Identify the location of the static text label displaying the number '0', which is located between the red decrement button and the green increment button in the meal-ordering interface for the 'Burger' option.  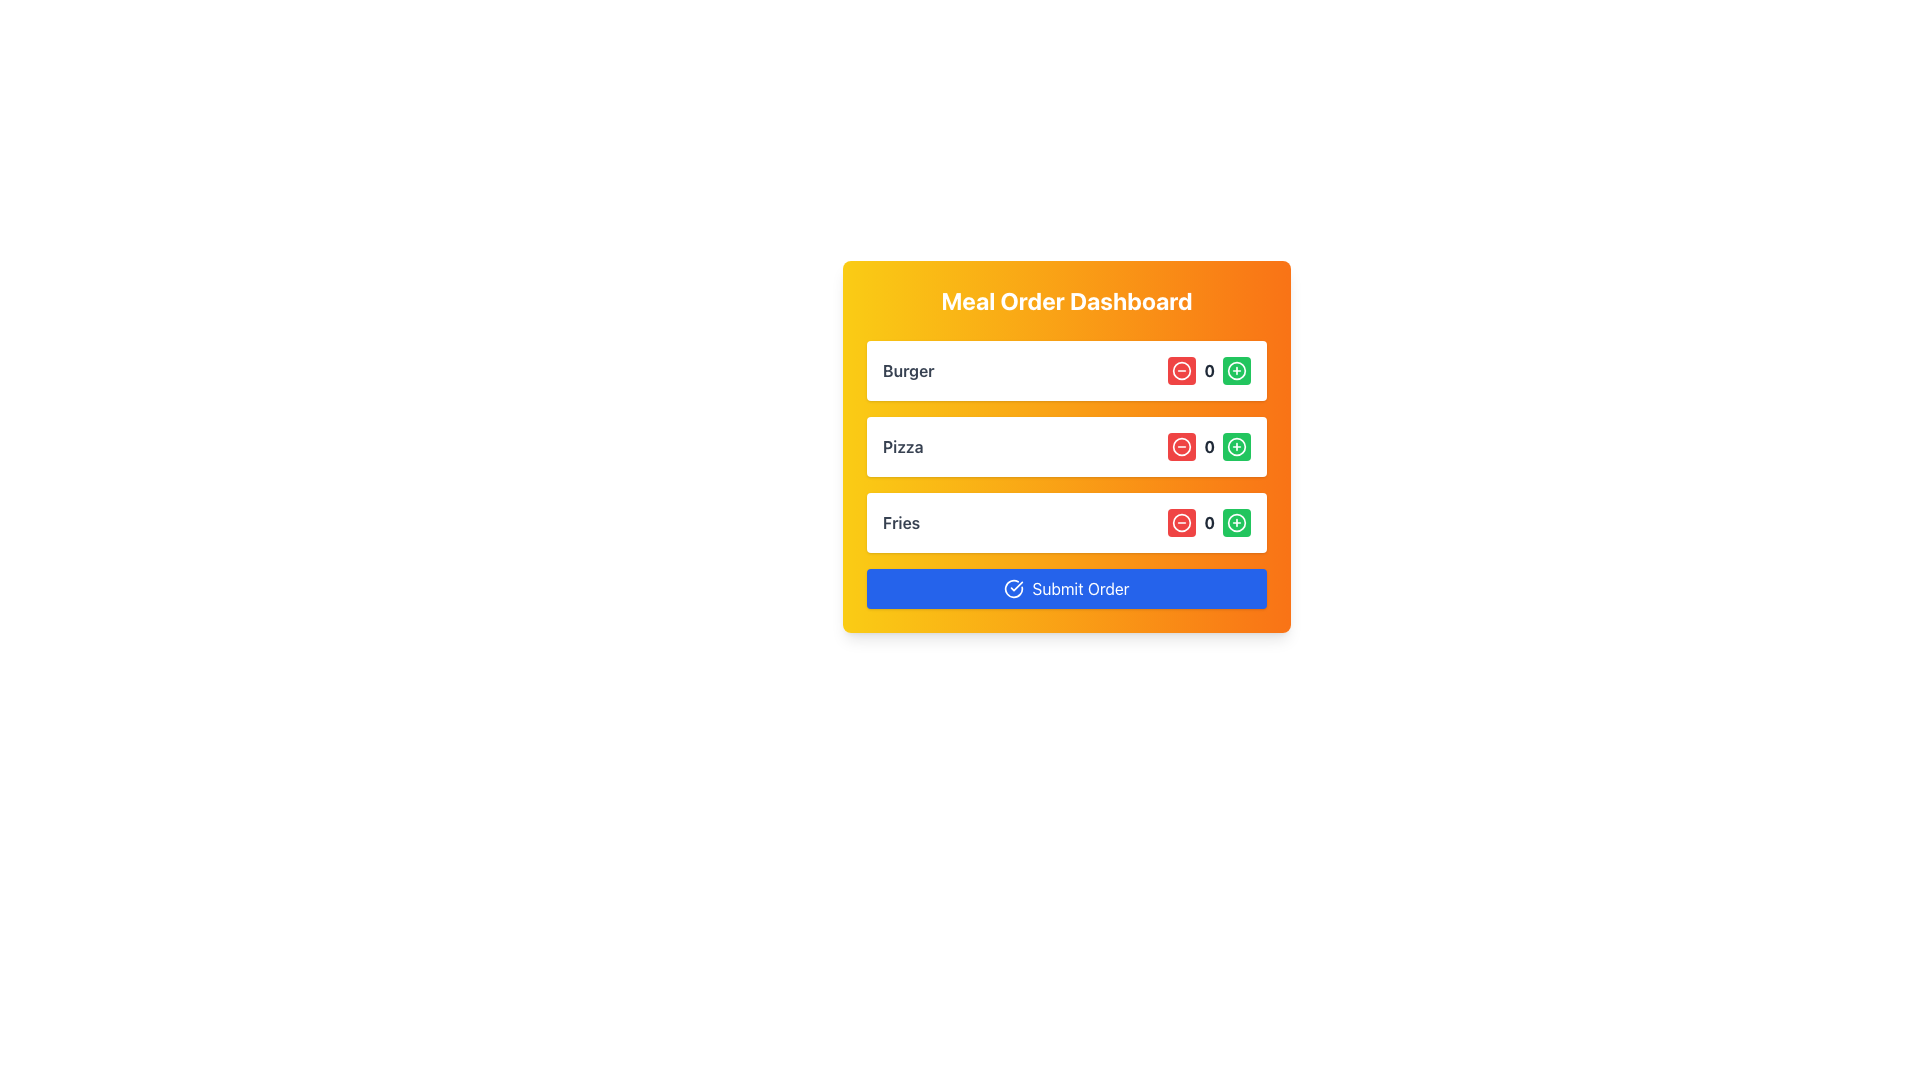
(1208, 370).